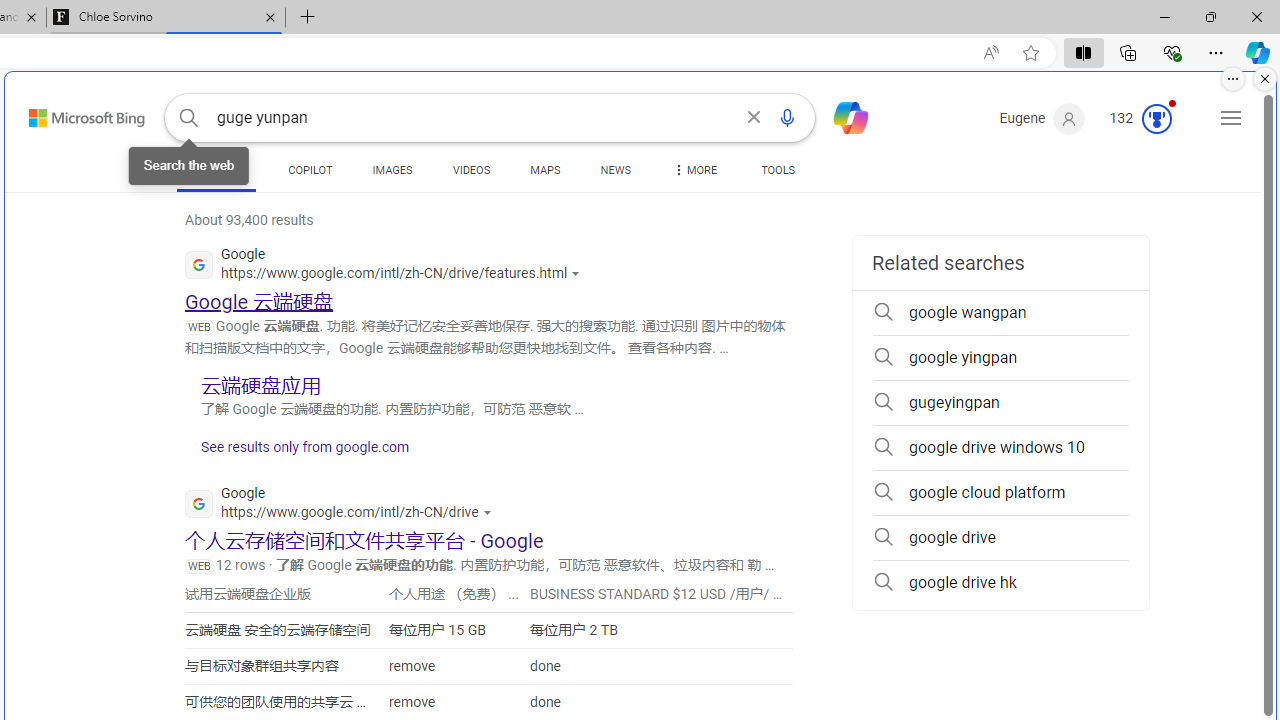  I want to click on 'VIDEOS', so click(470, 170).